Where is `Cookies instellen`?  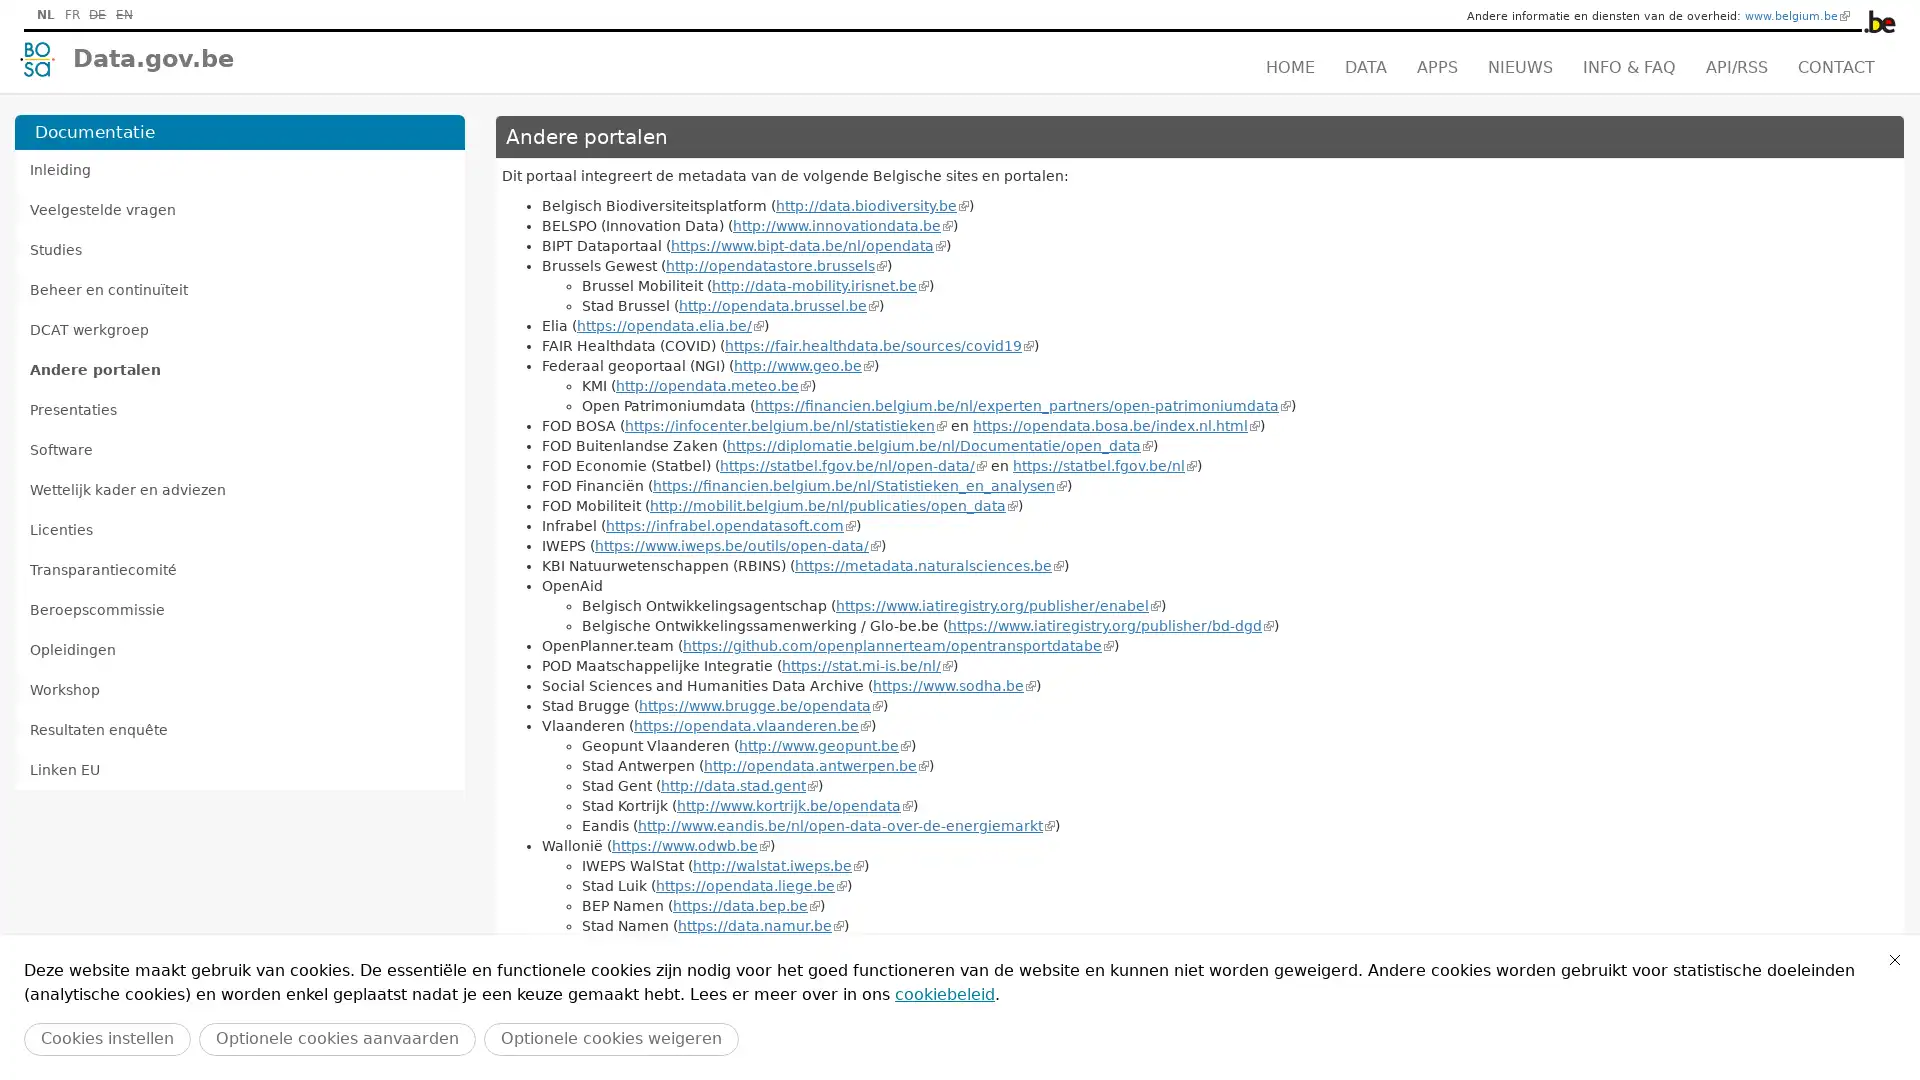
Cookies instellen is located at coordinates (106, 1038).